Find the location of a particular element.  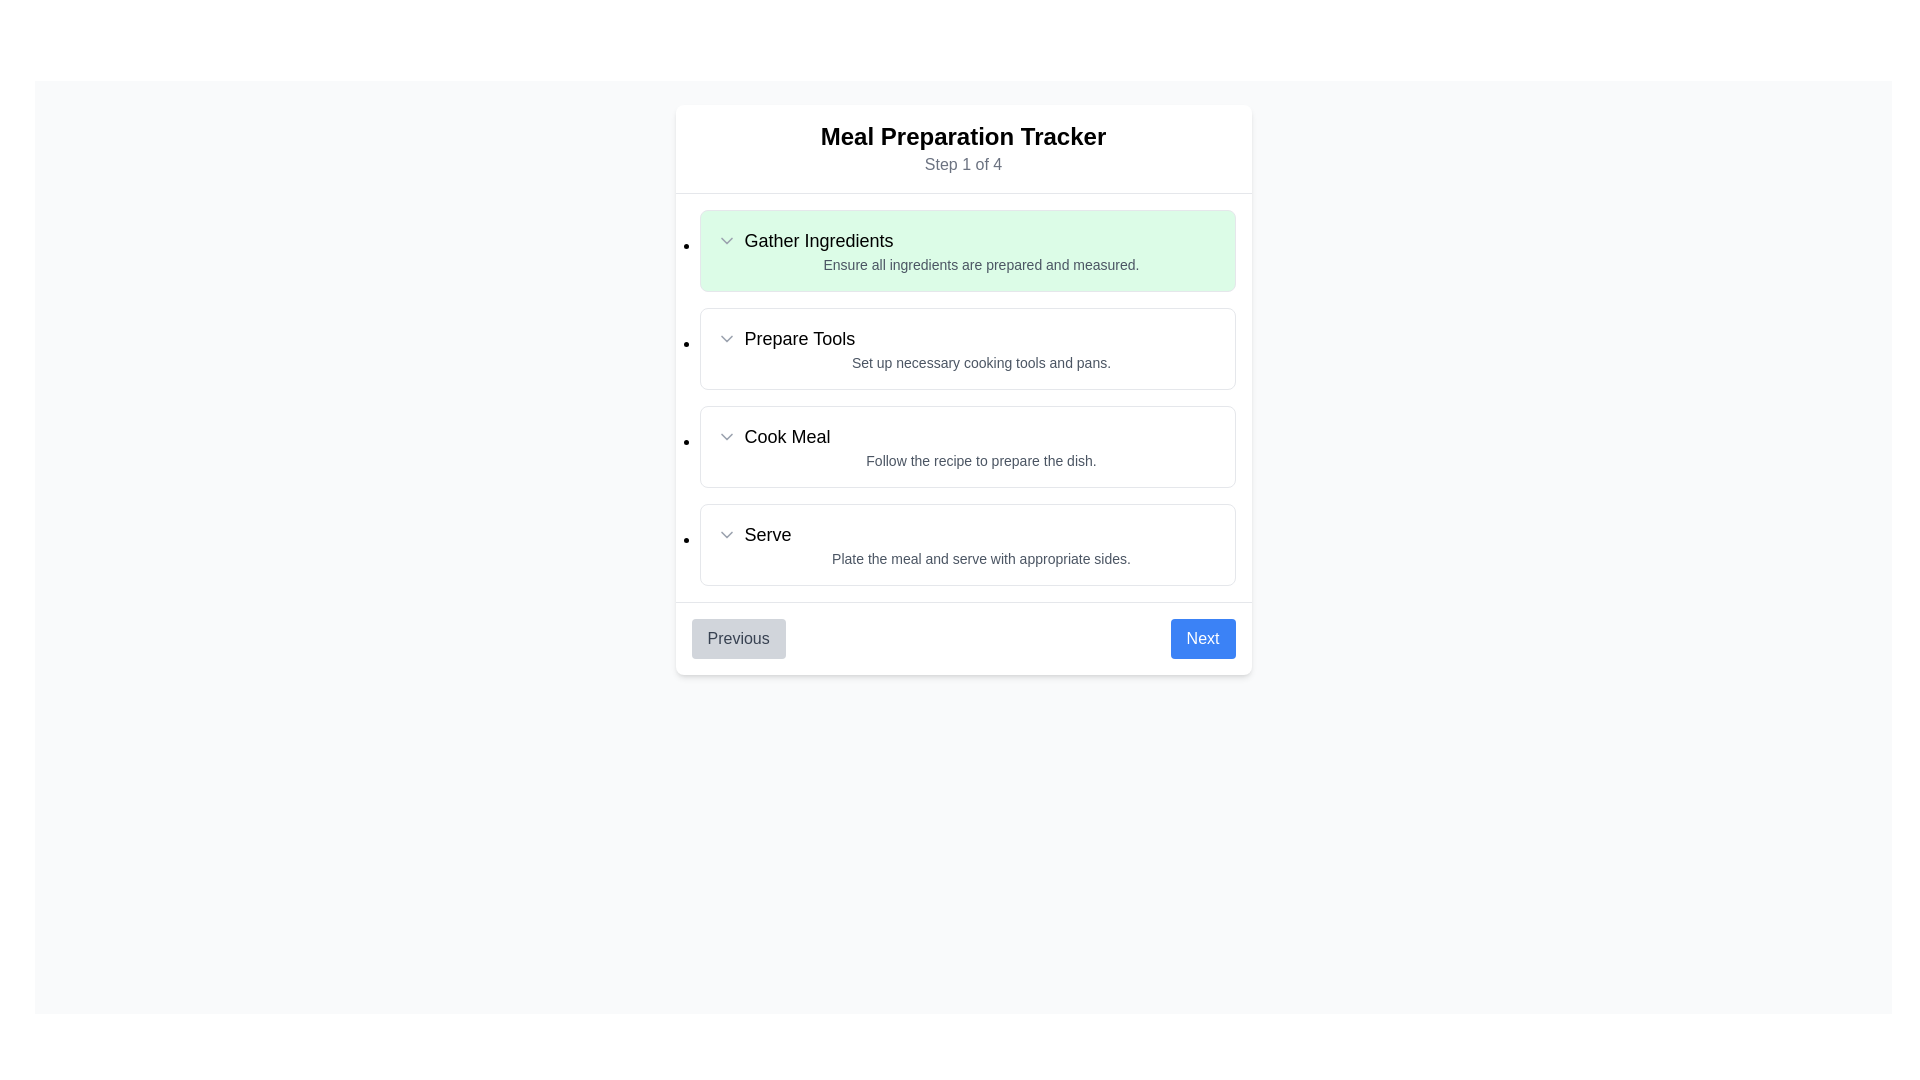

instructions from the informational card detailing the requirement to gather ingredients, which is the first entry in the vertical list of steps is located at coordinates (967, 249).